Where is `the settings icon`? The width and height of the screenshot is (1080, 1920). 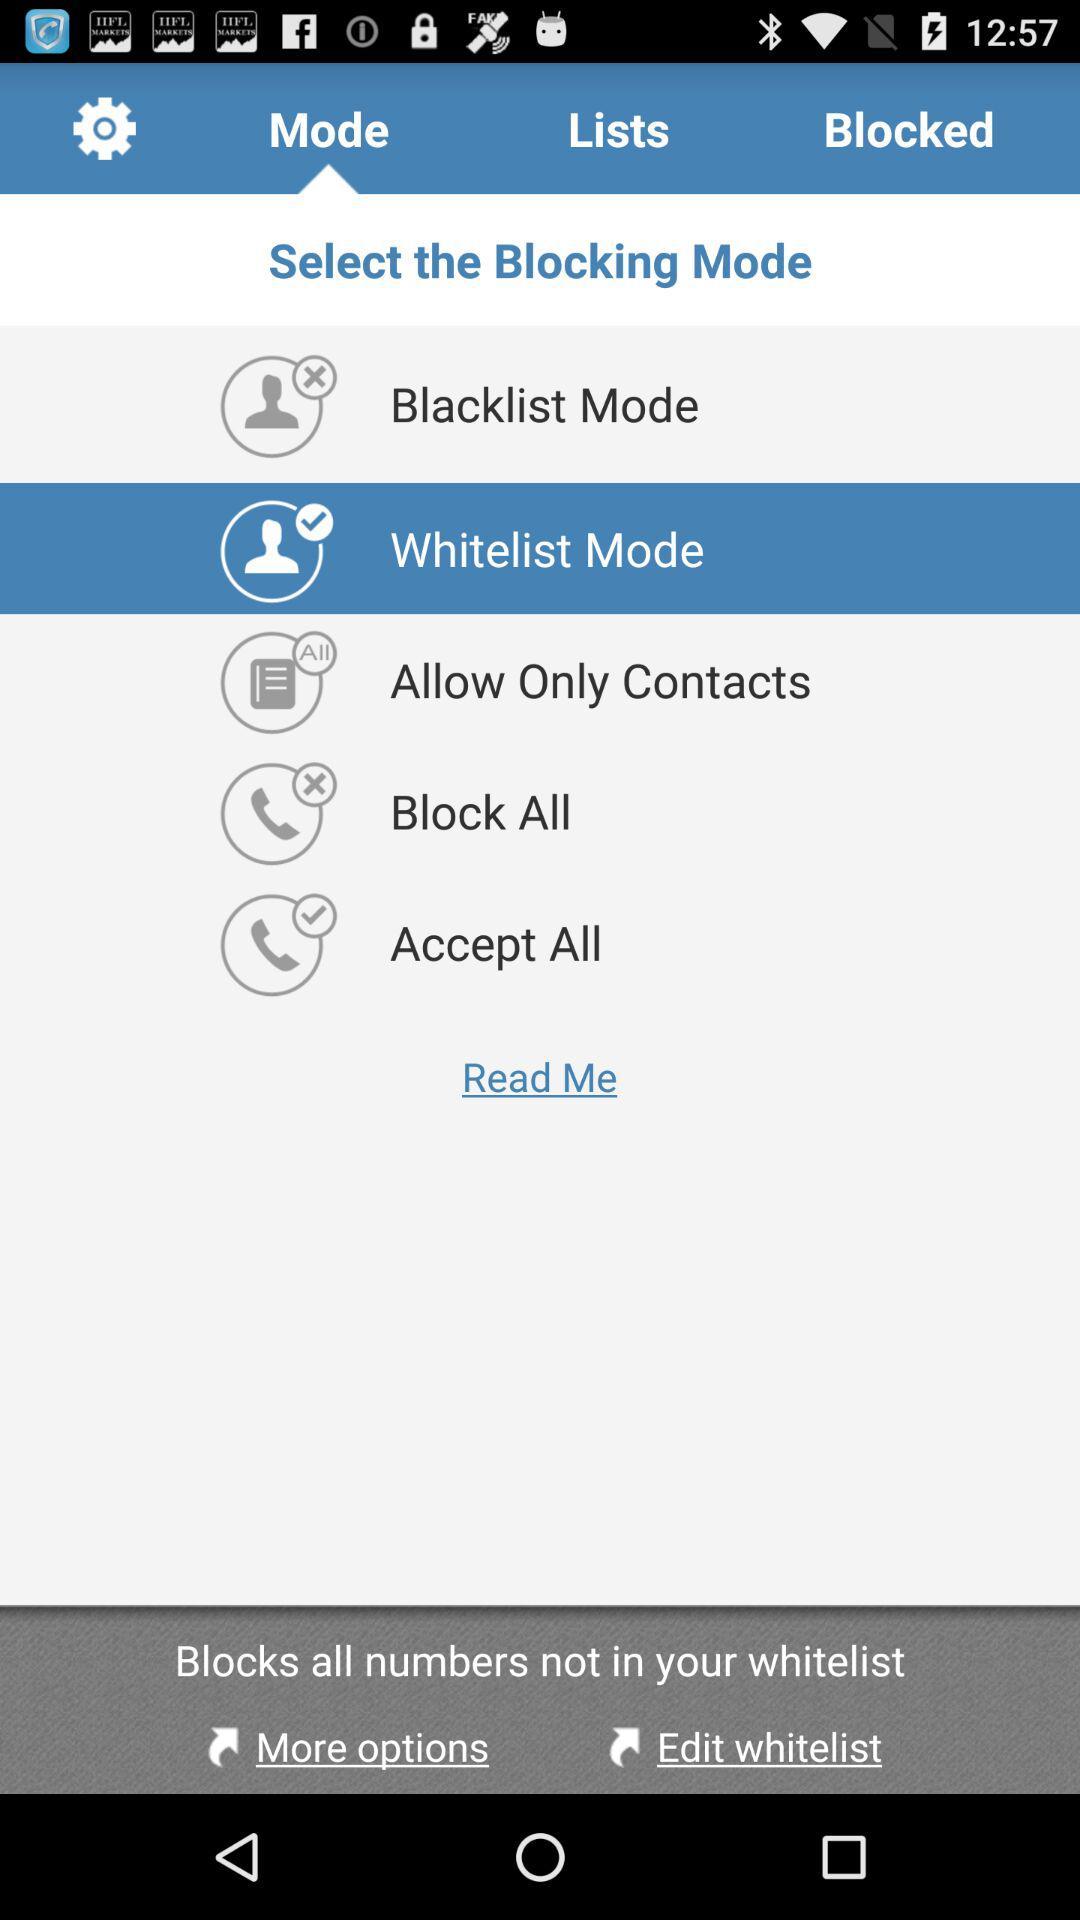 the settings icon is located at coordinates (104, 136).